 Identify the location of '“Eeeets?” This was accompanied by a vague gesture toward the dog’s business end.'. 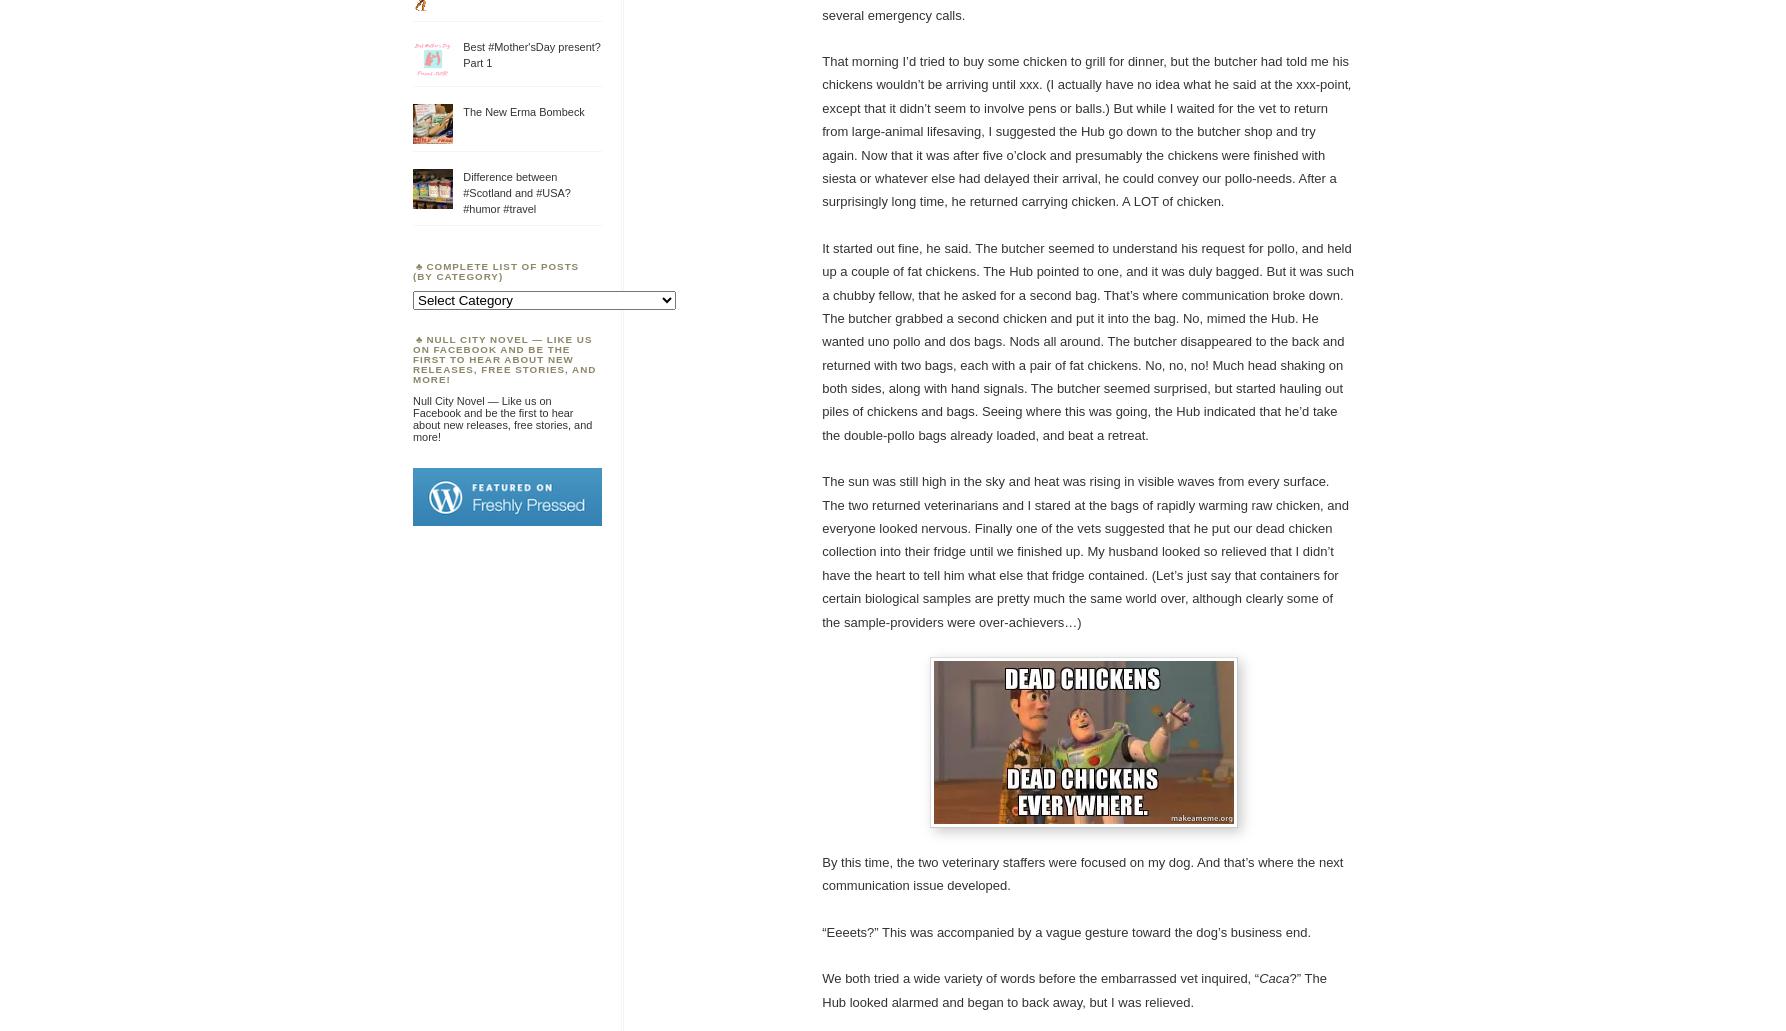
(1065, 930).